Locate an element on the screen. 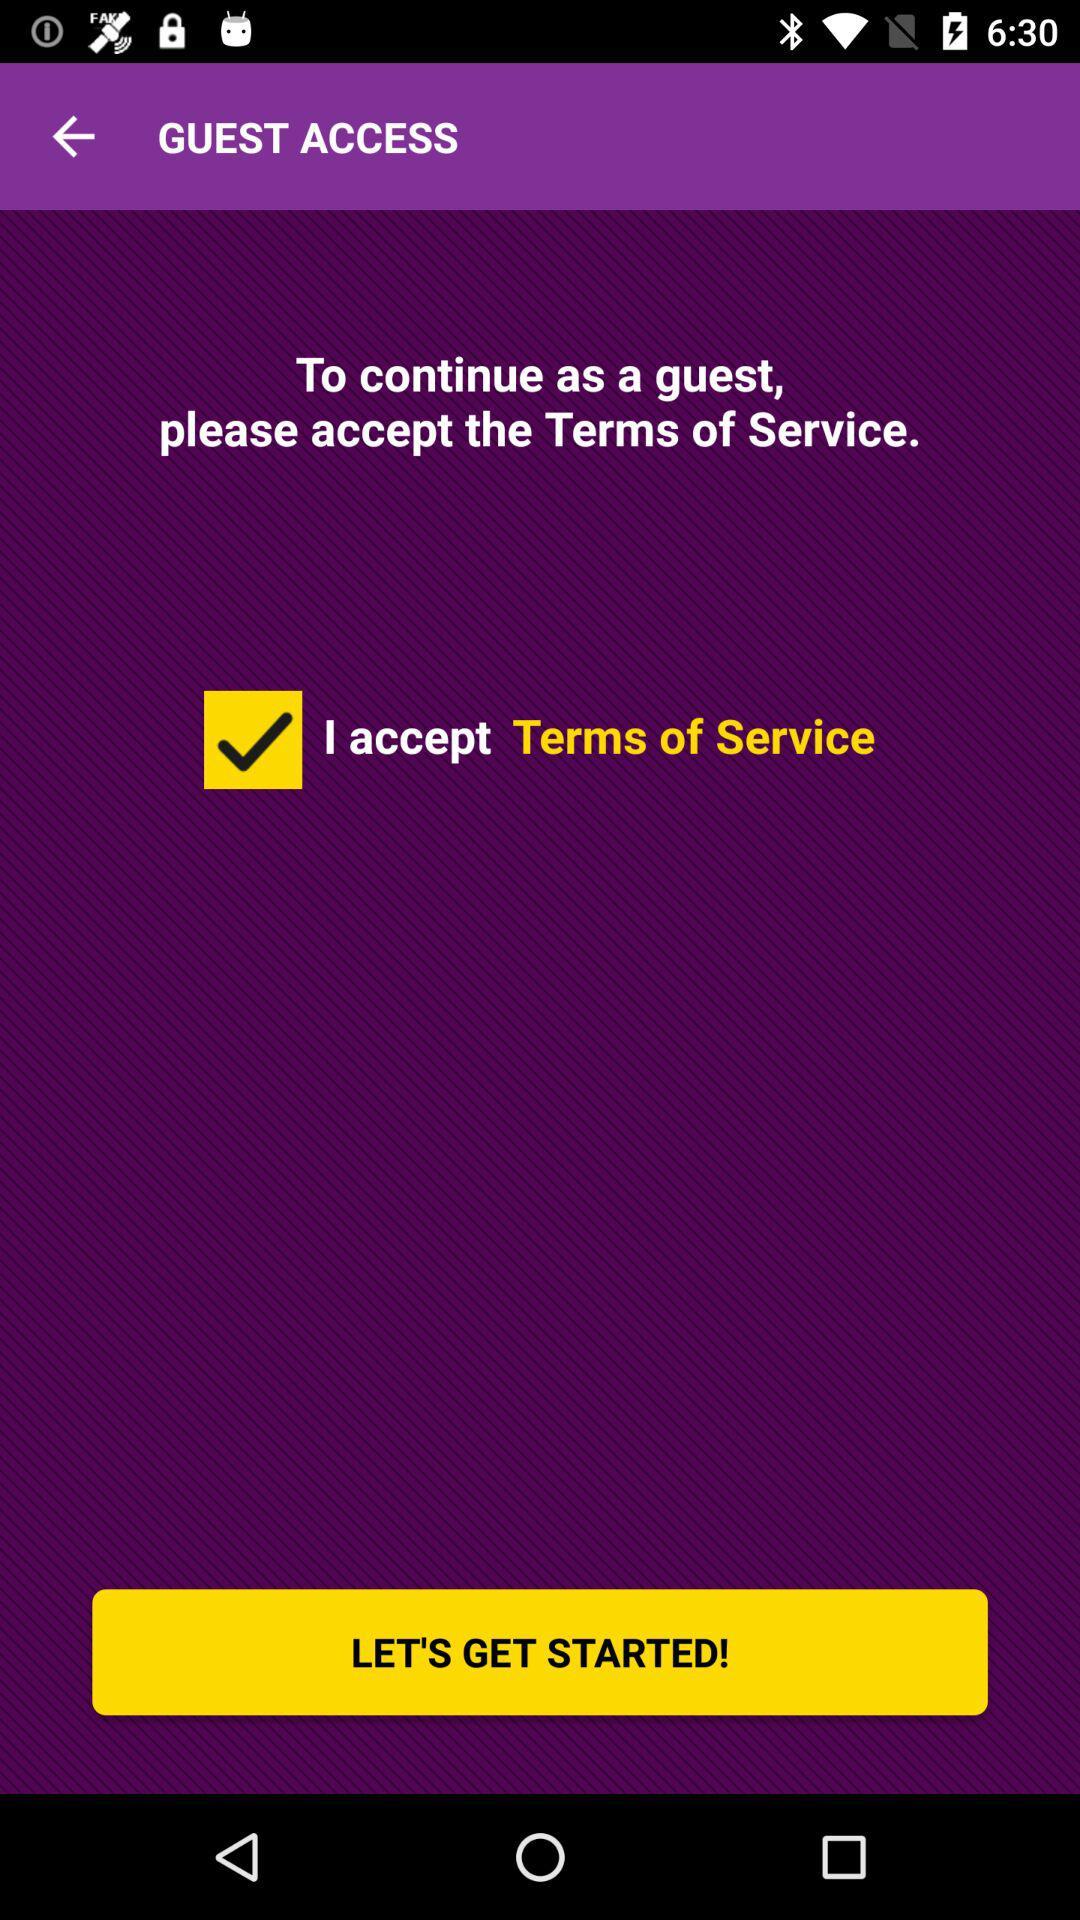 This screenshot has height=1920, width=1080. icon below to continue as item is located at coordinates (252, 738).